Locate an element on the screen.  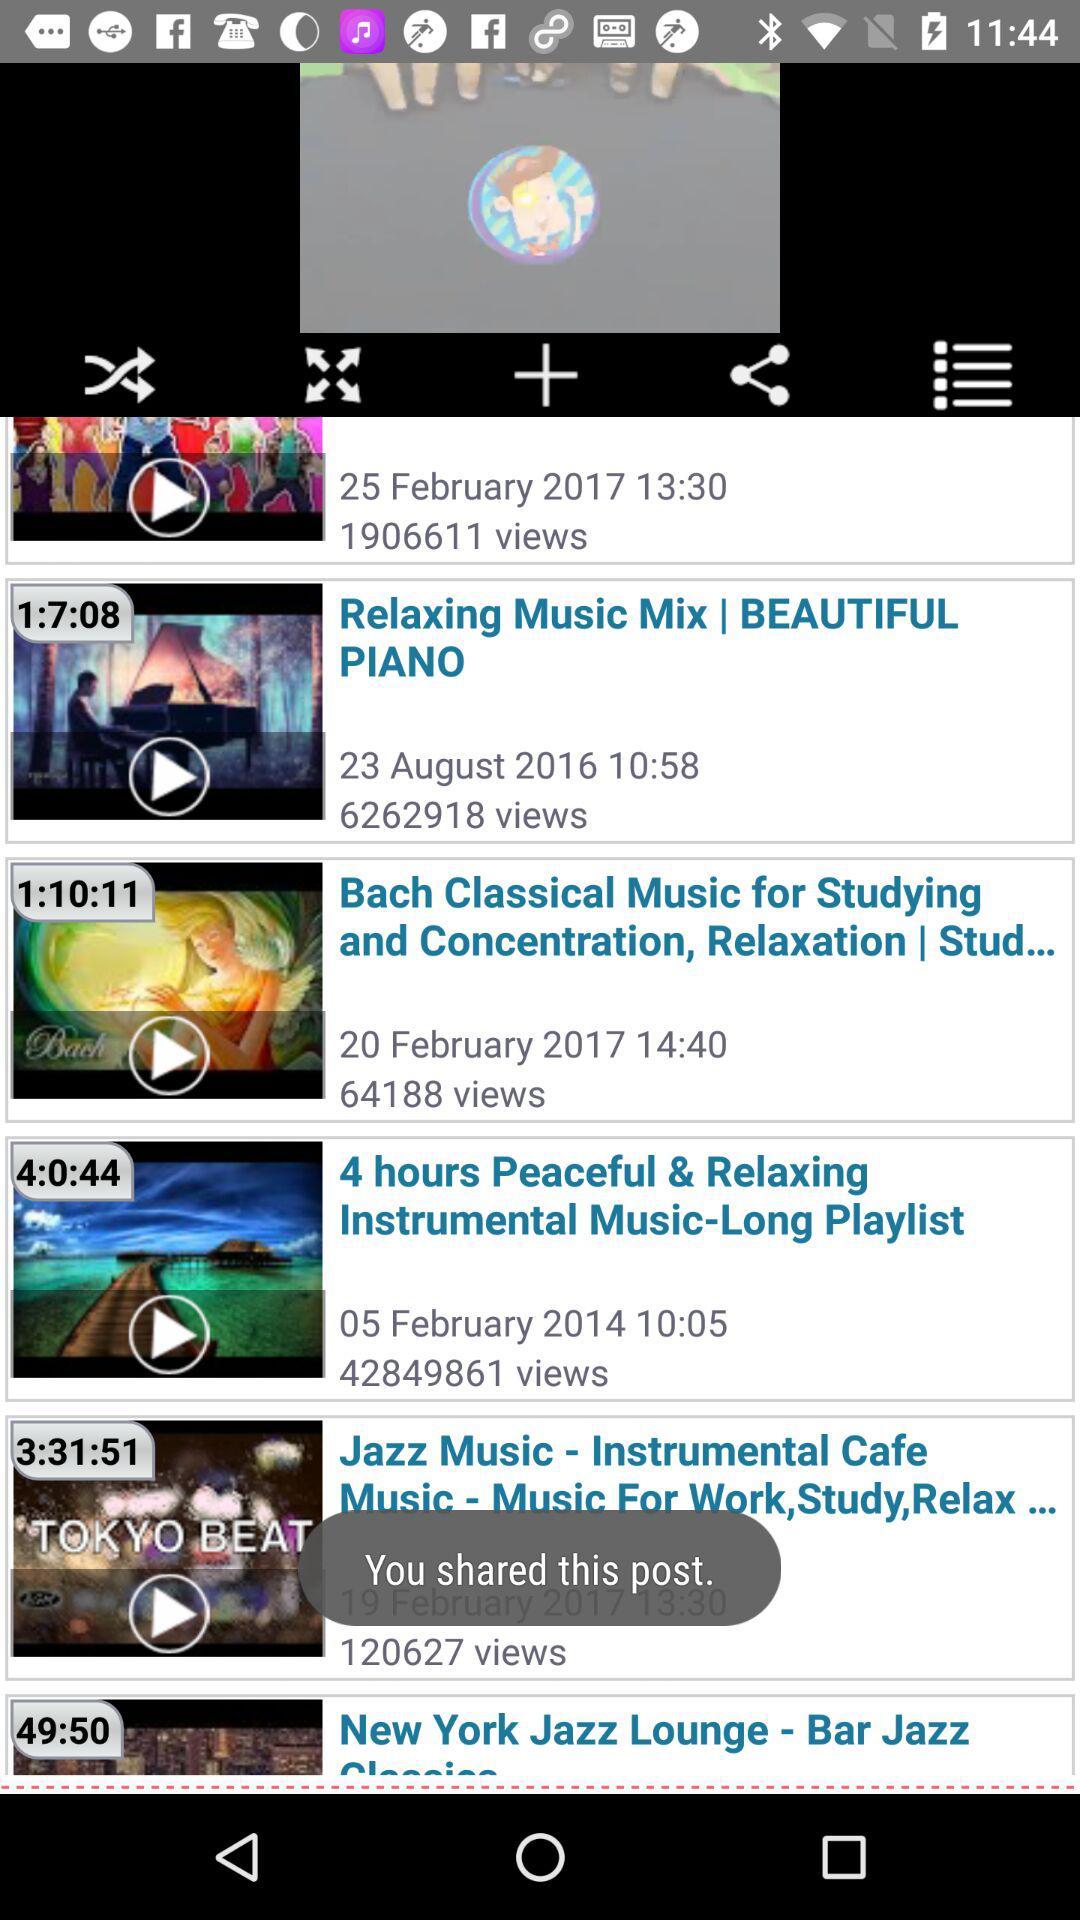
the close icon is located at coordinates (119, 374).